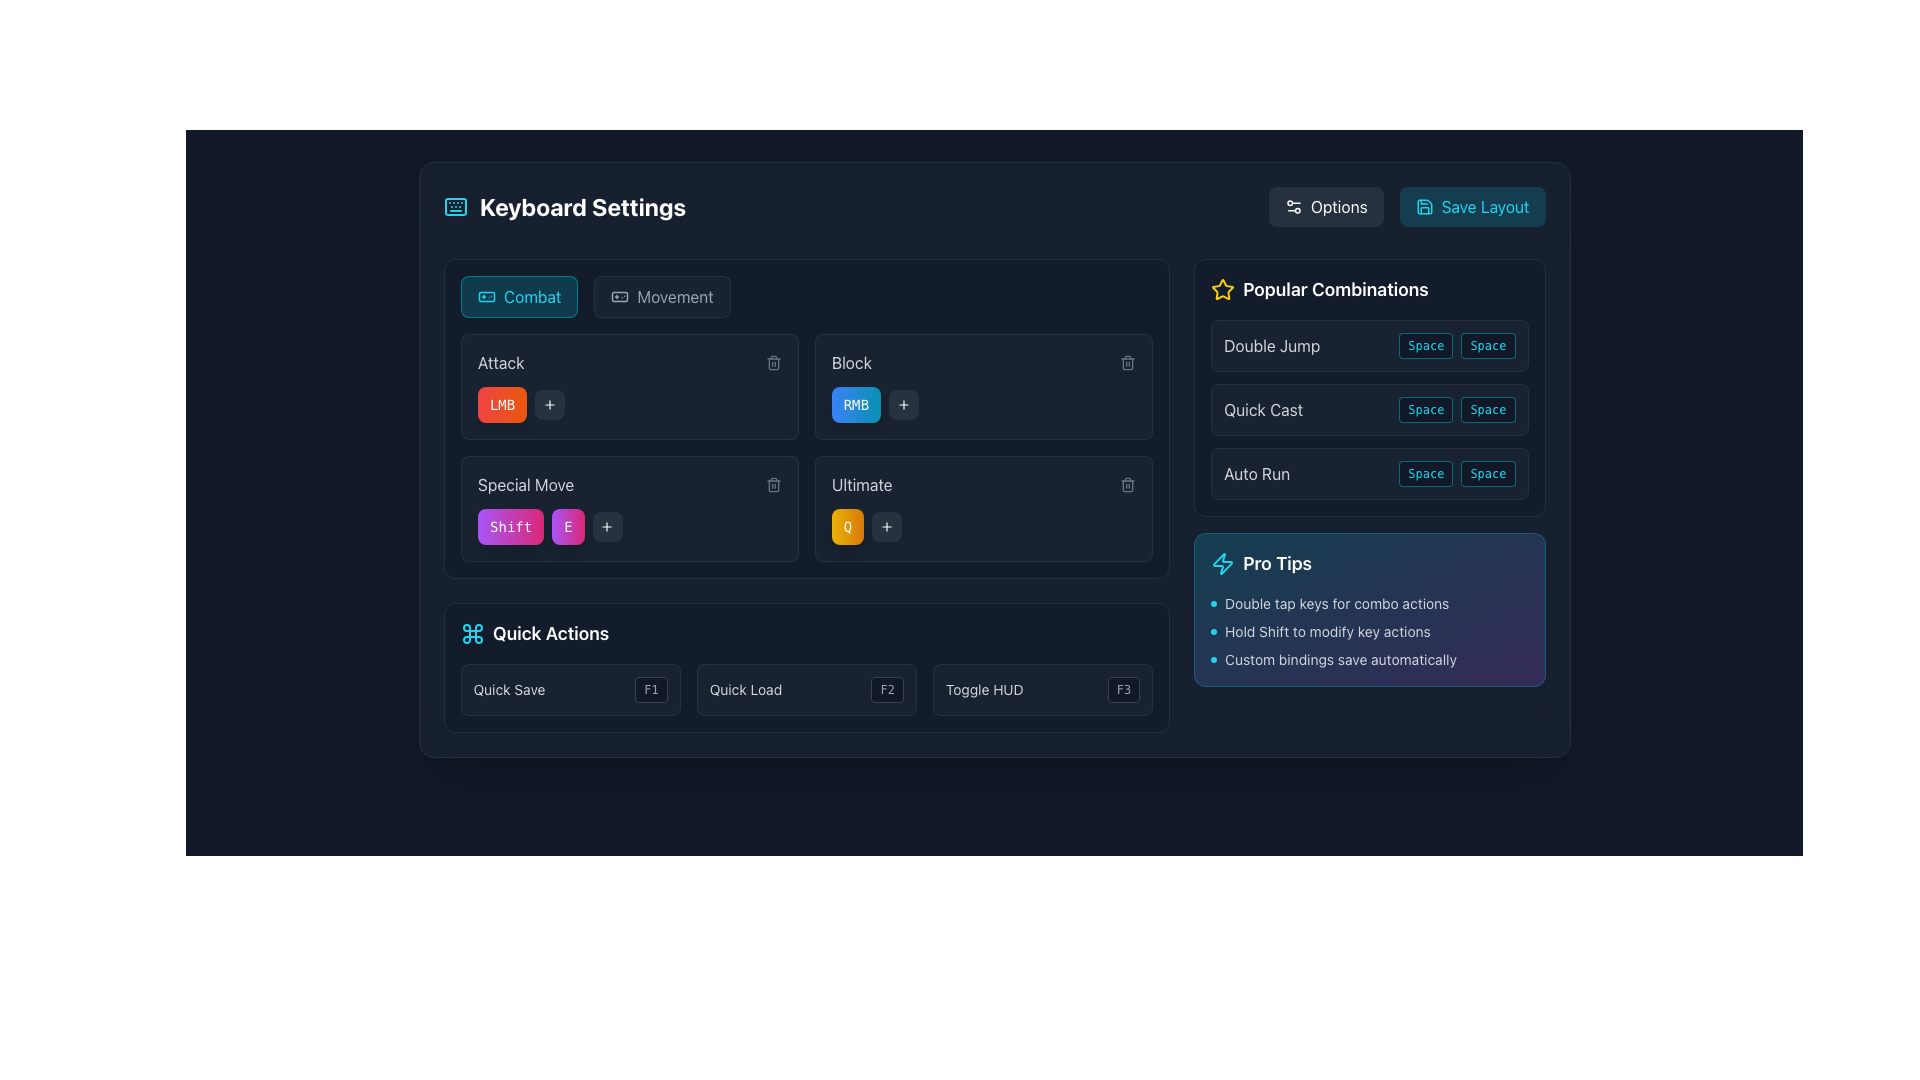 The image size is (1920, 1080). What do you see at coordinates (1222, 563) in the screenshot?
I see `the cyan lightning bolt icon located to the left of the 'Pro Tips' heading text in the right pane of the interface` at bounding box center [1222, 563].